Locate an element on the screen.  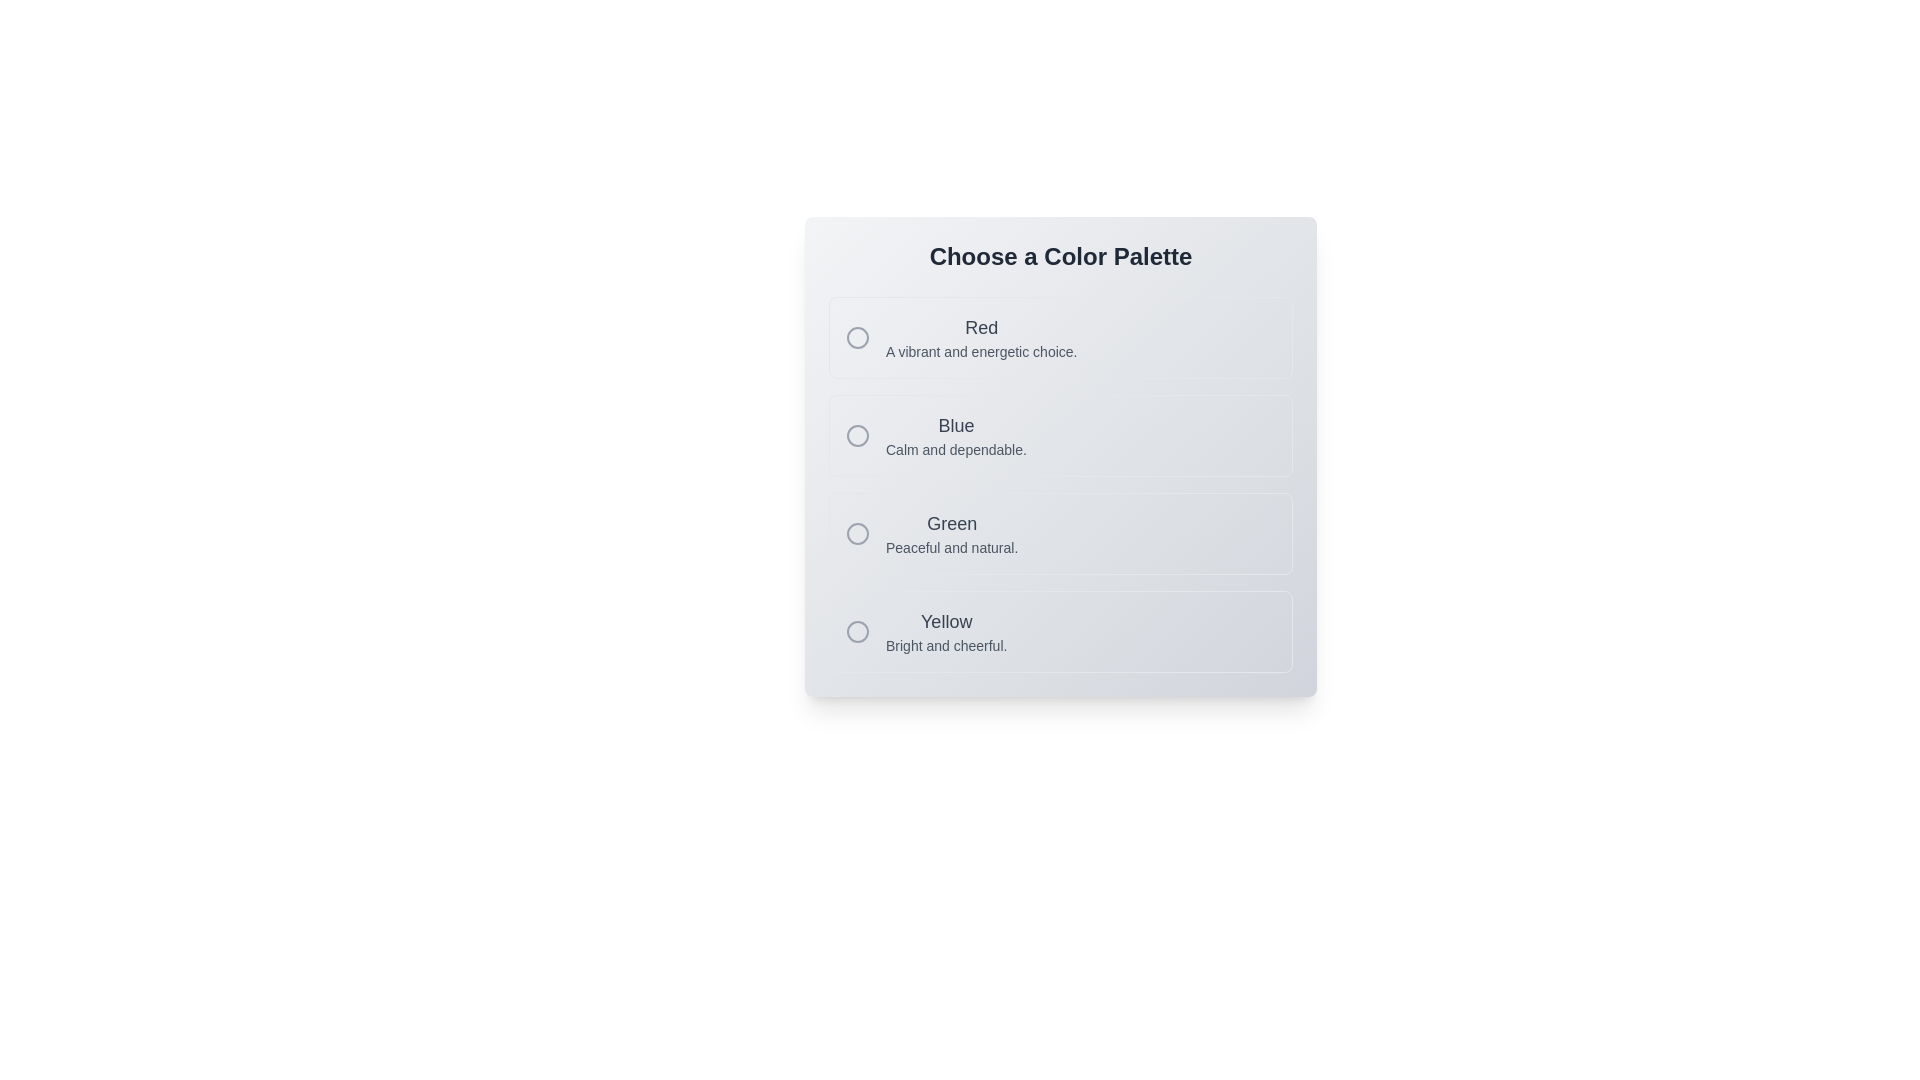
the radio button labeled 'Red' is located at coordinates (858, 337).